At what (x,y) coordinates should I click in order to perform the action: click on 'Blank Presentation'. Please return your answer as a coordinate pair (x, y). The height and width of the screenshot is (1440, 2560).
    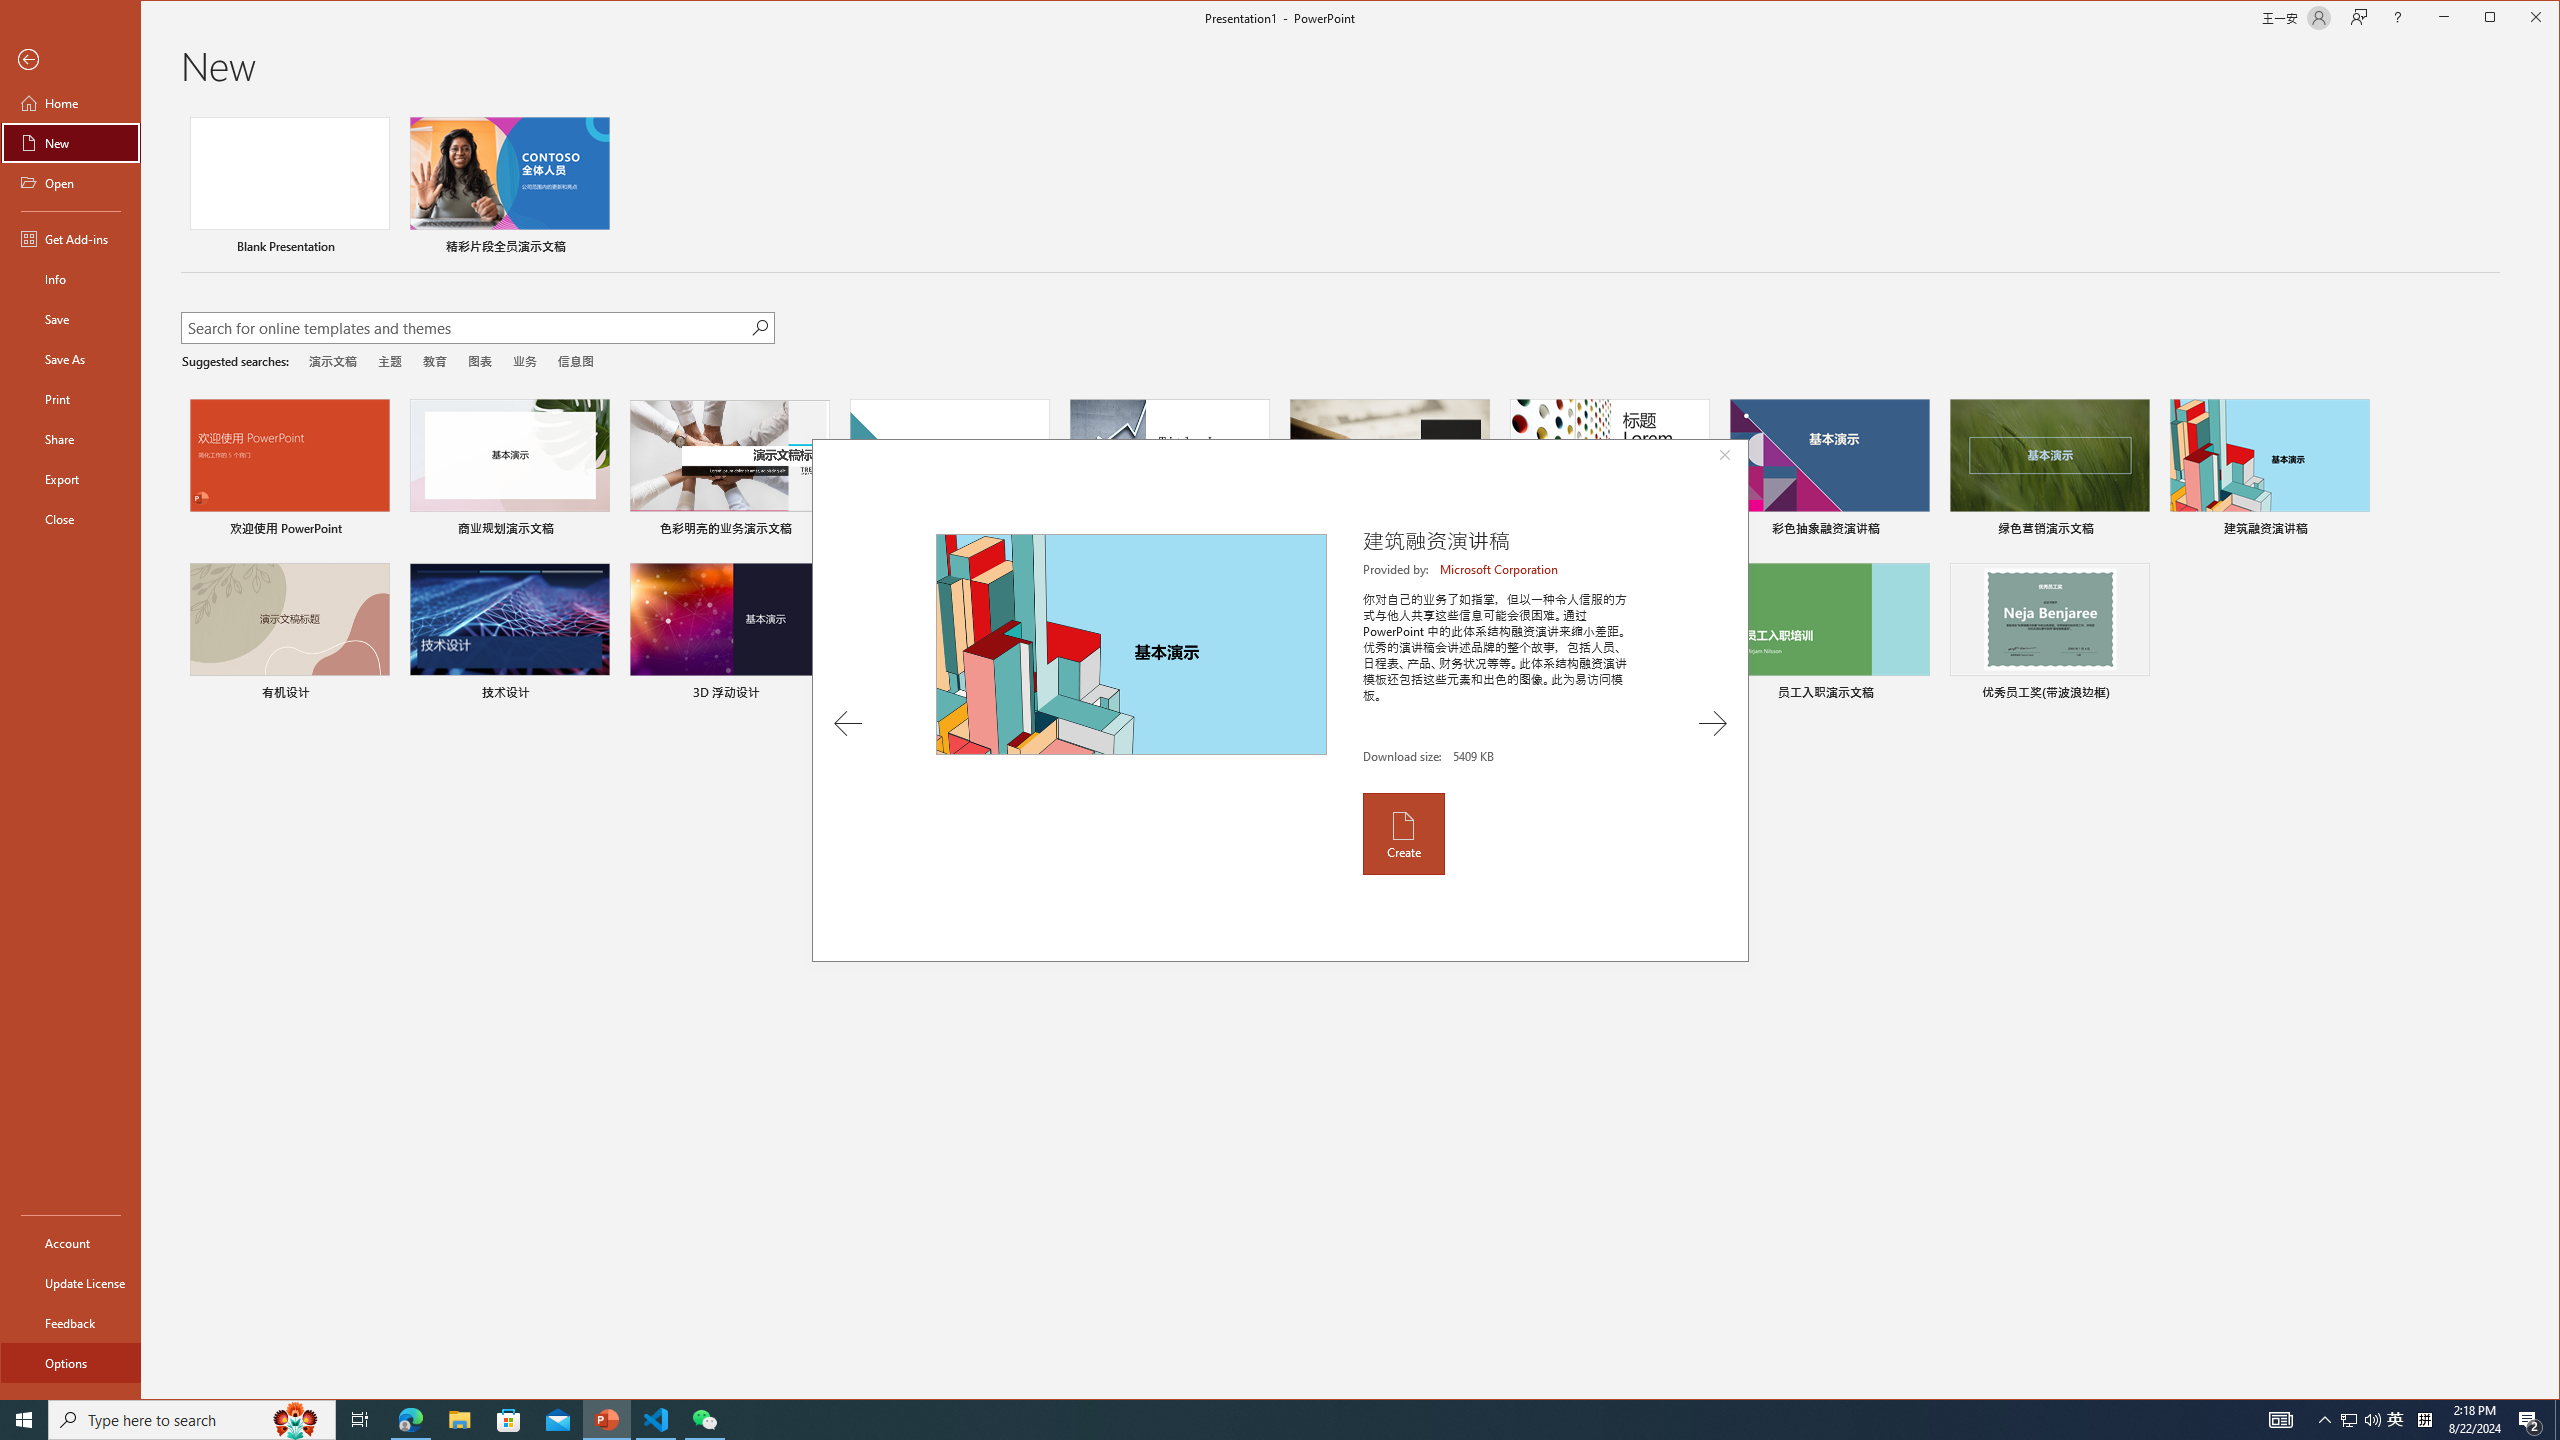
    Looking at the image, I should click on (289, 187).